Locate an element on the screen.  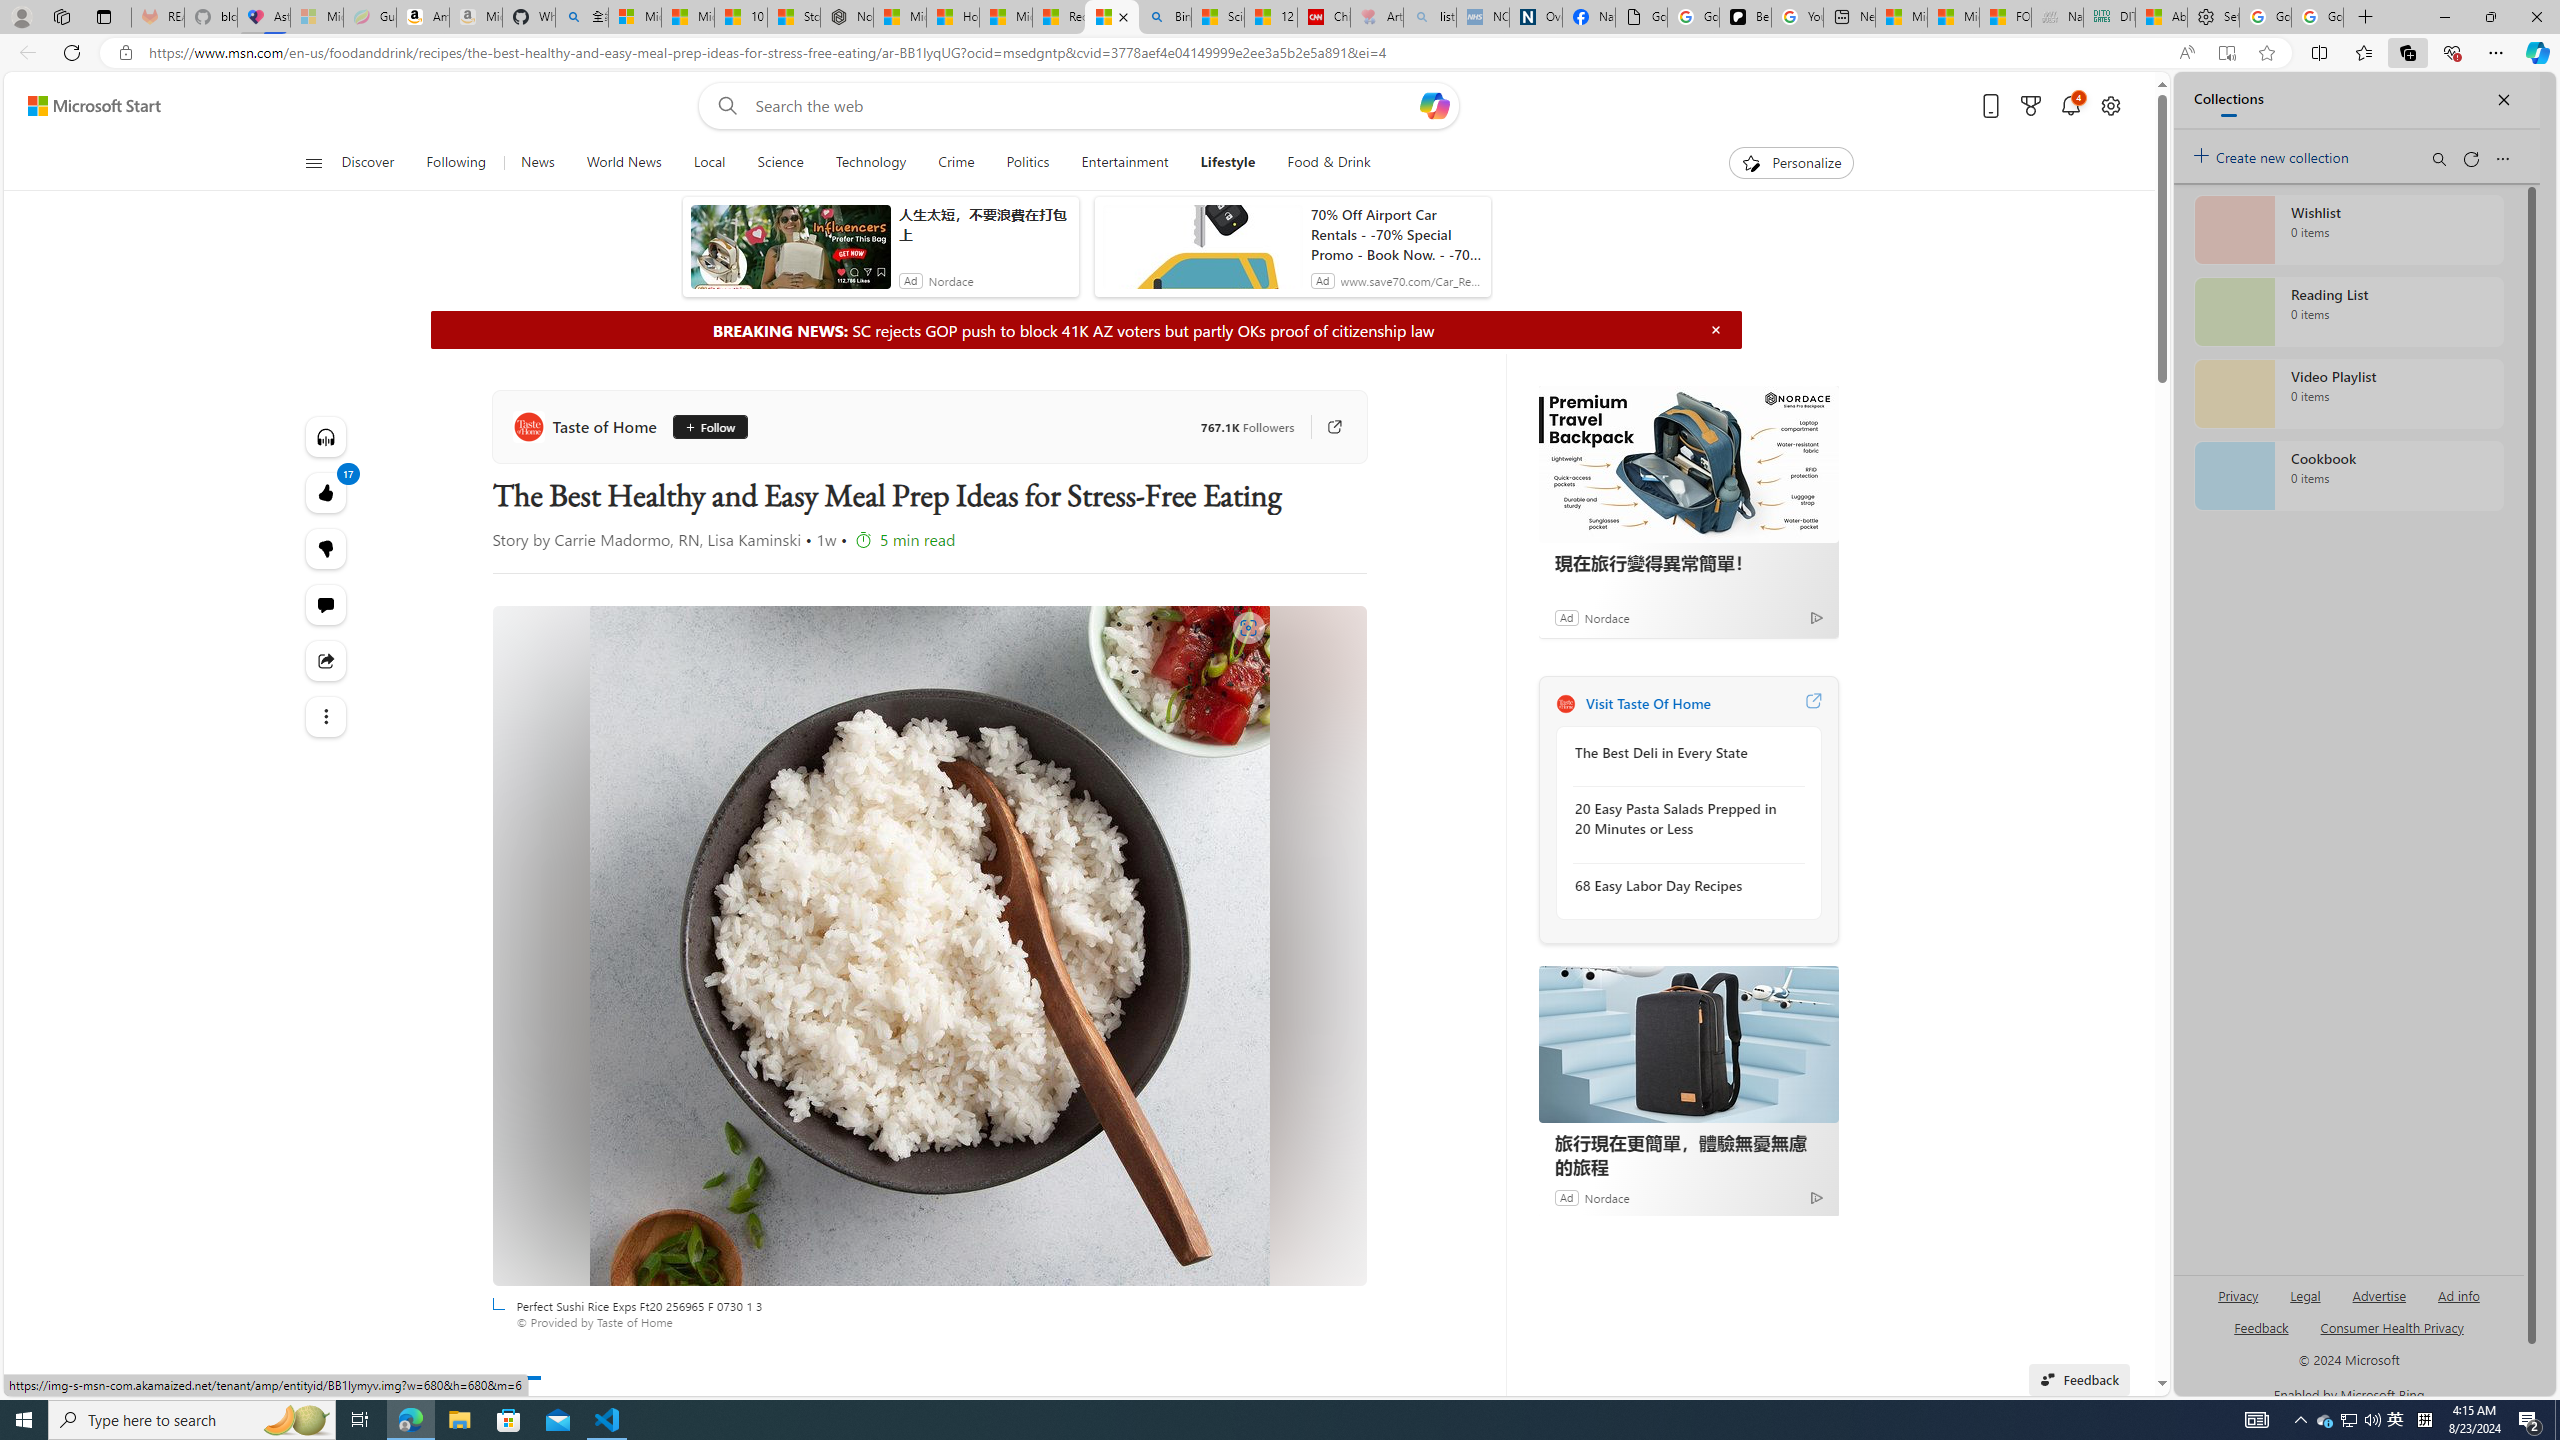
'Hide' is located at coordinates (1716, 329).